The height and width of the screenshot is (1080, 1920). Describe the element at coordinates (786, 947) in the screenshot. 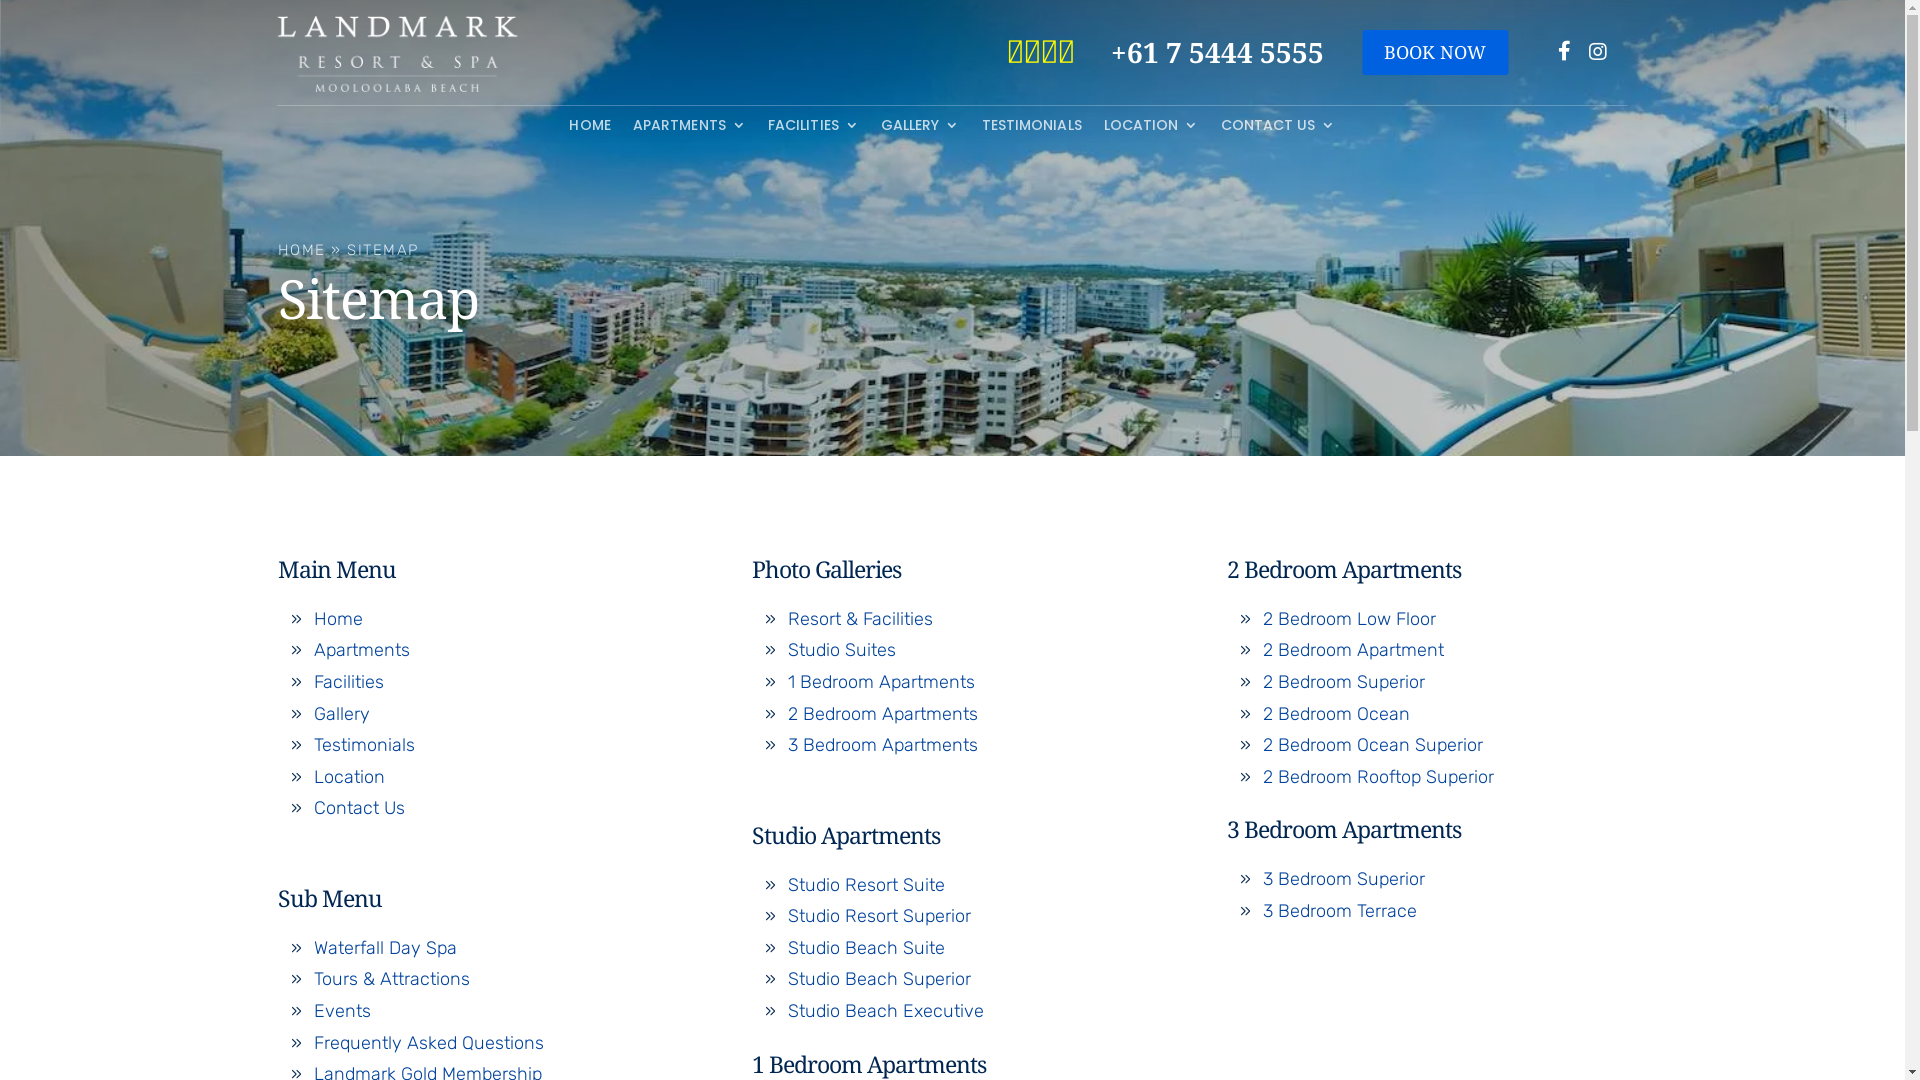

I see `'Studio Beach Suite'` at that location.